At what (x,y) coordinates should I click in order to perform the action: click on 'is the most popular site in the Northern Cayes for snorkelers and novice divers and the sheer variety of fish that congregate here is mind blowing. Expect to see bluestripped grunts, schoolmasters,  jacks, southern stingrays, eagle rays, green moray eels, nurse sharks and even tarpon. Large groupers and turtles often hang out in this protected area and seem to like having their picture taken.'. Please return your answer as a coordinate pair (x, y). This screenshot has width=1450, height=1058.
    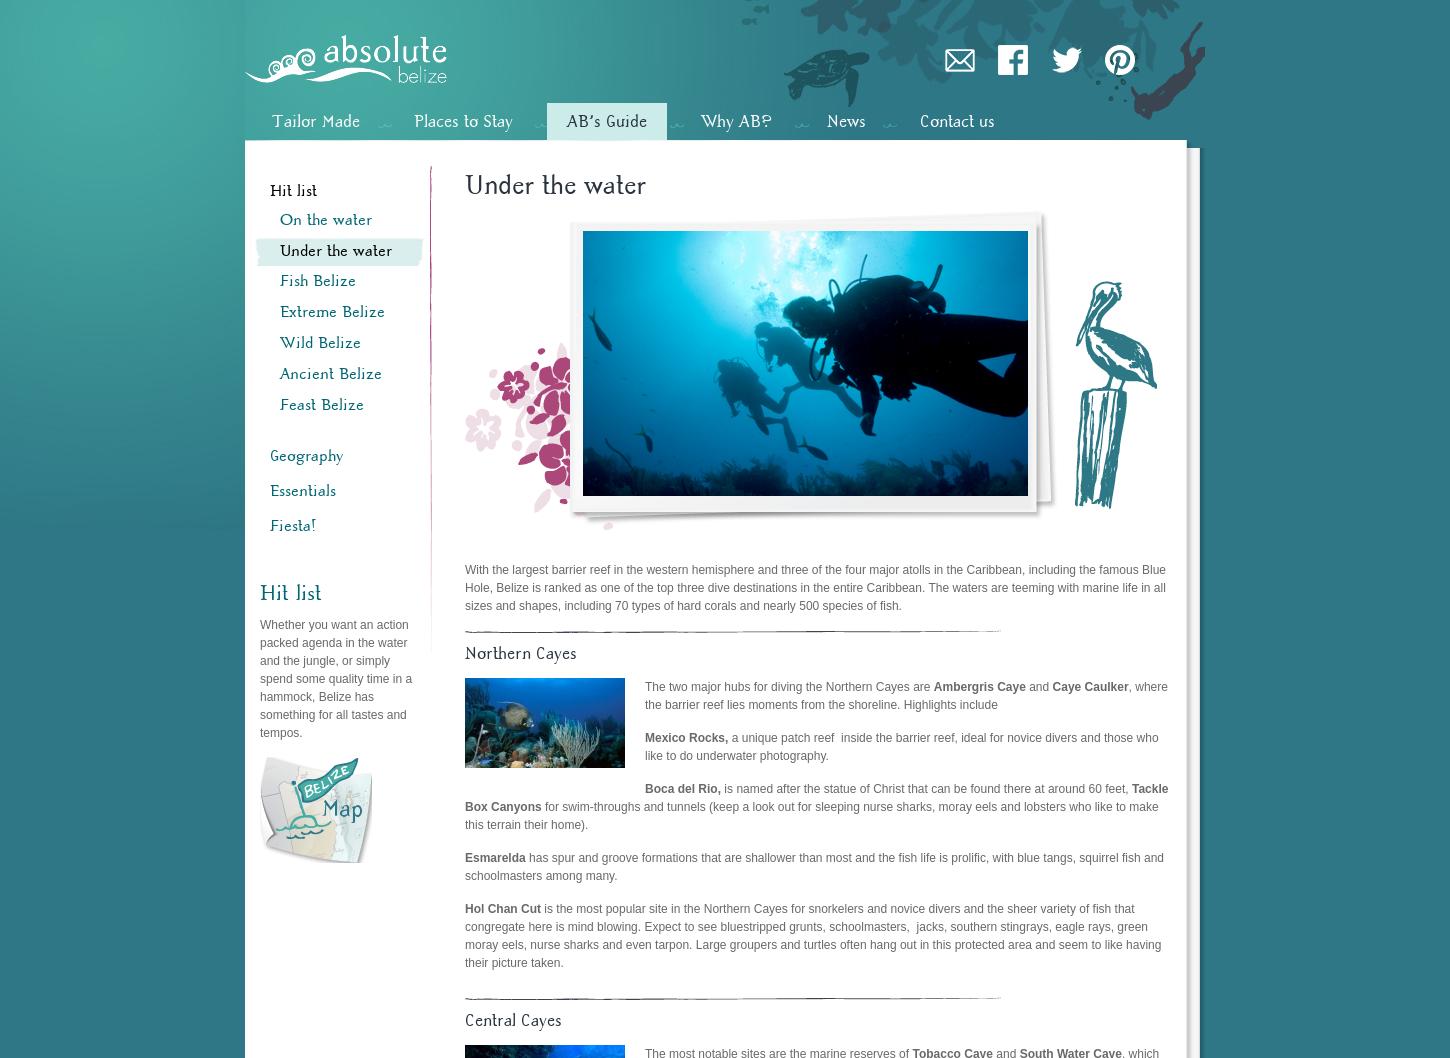
    Looking at the image, I should click on (813, 934).